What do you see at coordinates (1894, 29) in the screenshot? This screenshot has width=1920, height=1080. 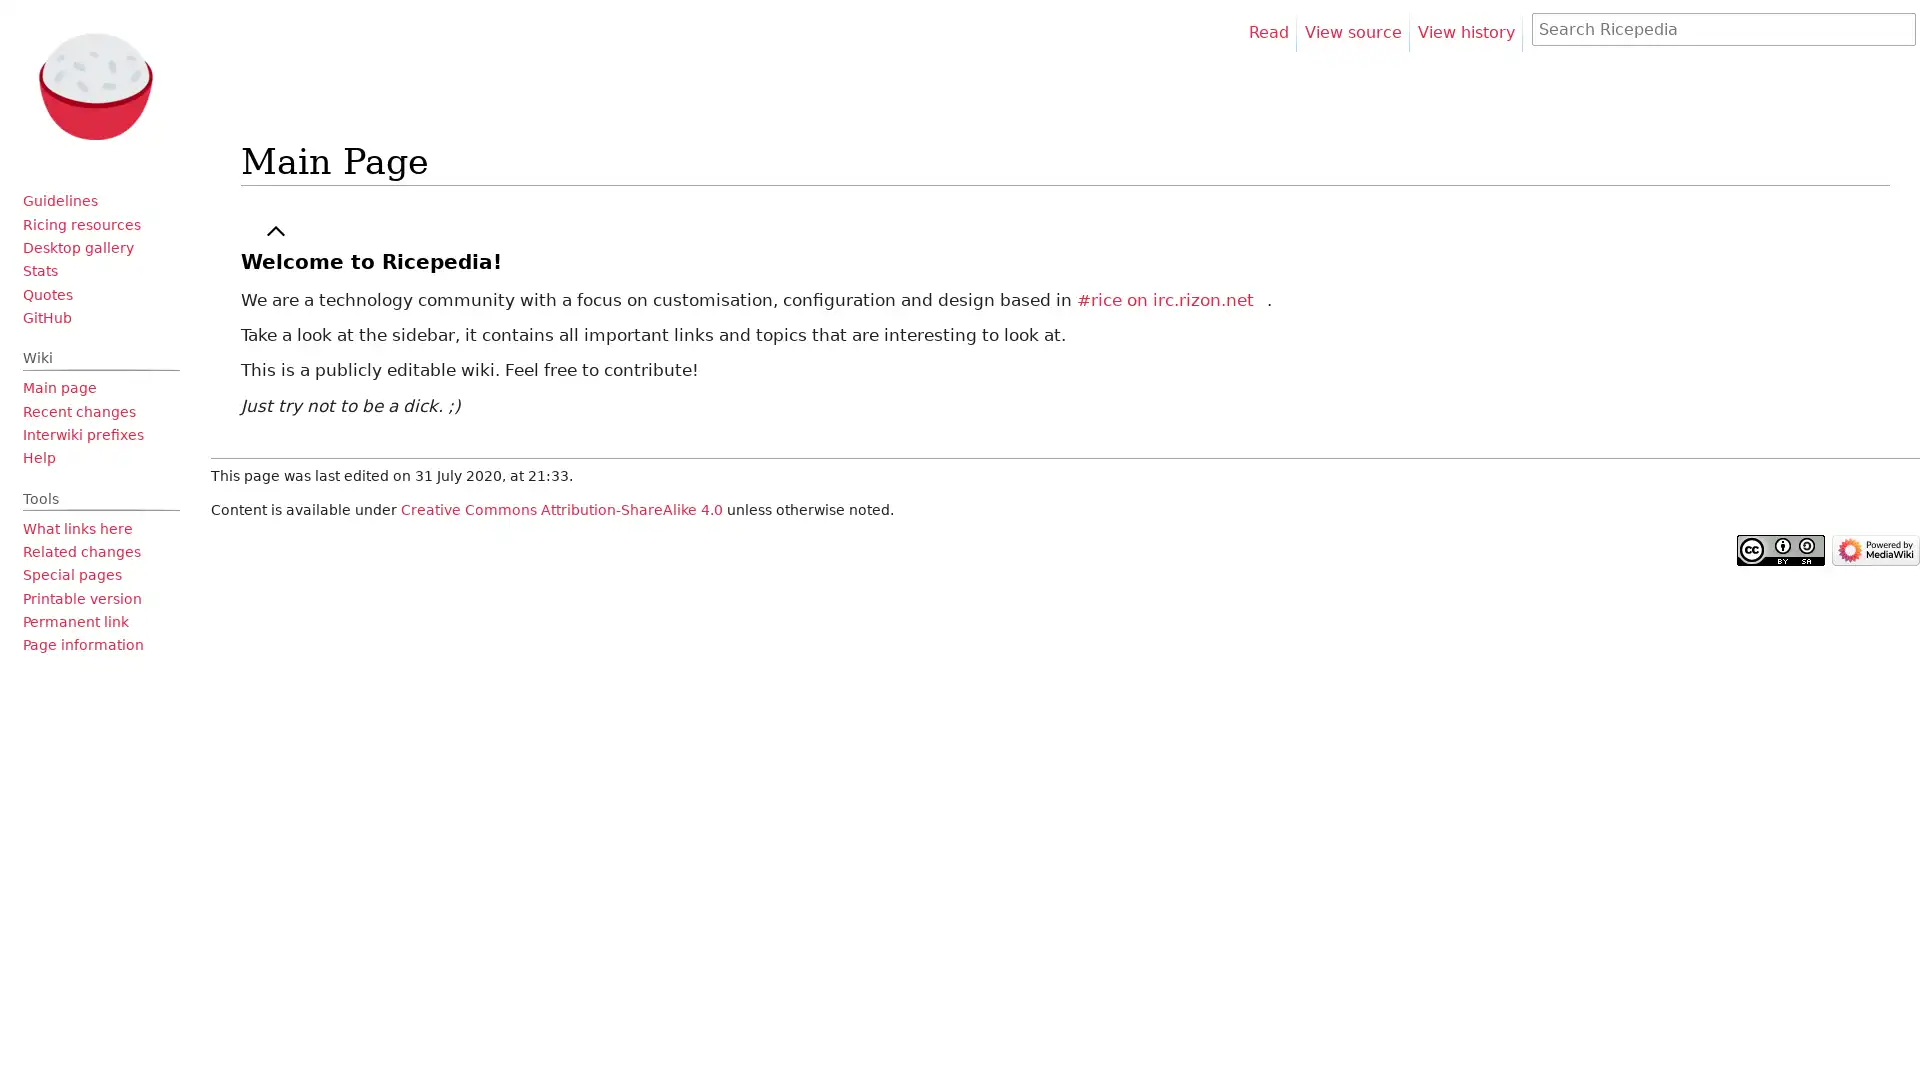 I see `Go` at bounding box center [1894, 29].